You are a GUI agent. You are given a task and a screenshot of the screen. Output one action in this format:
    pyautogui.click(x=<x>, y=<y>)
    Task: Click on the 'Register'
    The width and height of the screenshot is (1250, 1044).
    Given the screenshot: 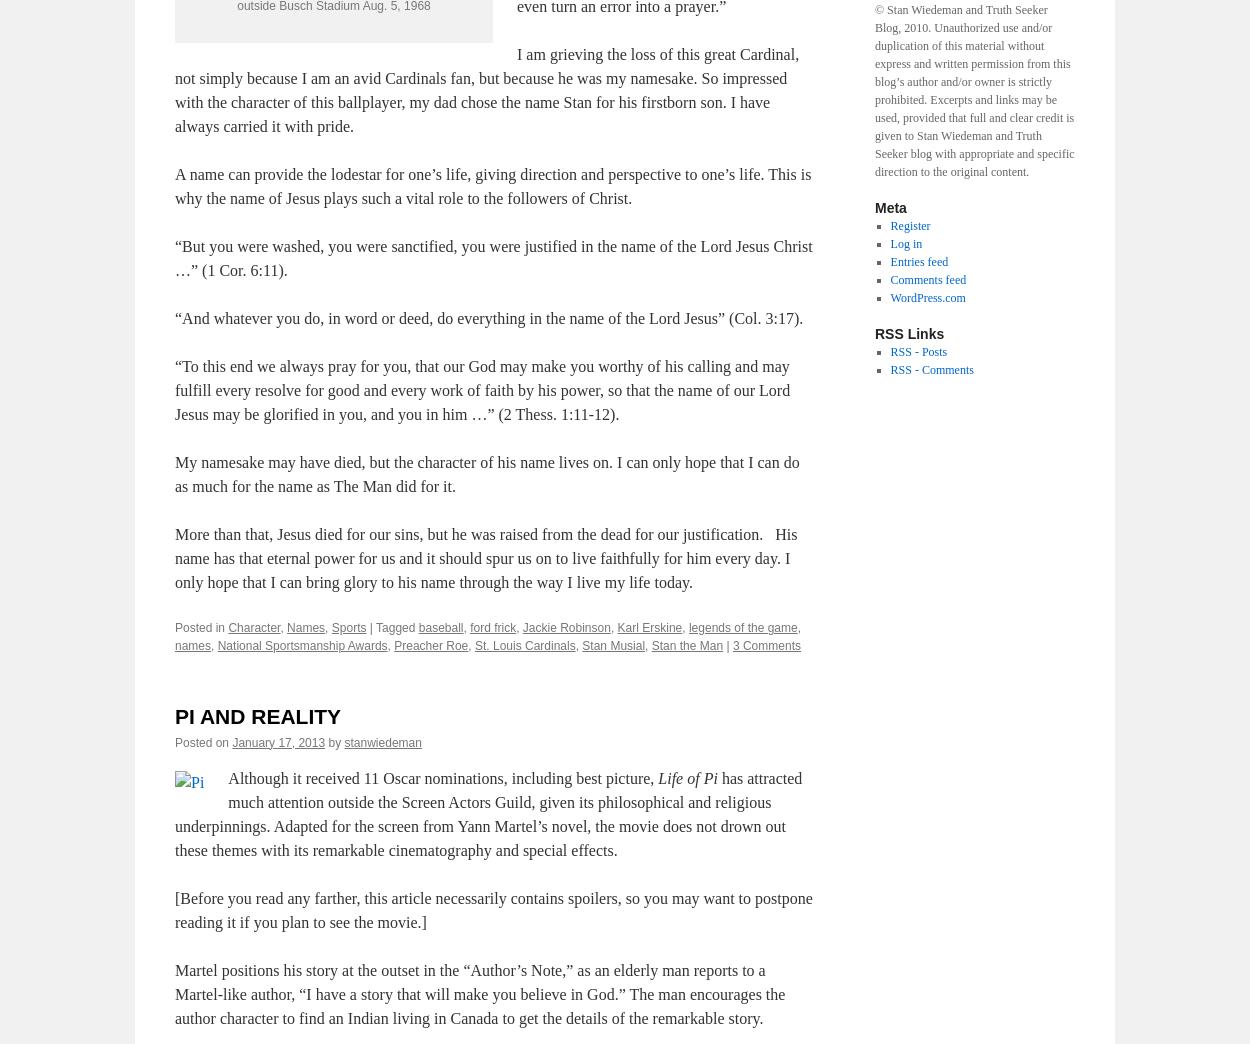 What is the action you would take?
    pyautogui.click(x=890, y=226)
    